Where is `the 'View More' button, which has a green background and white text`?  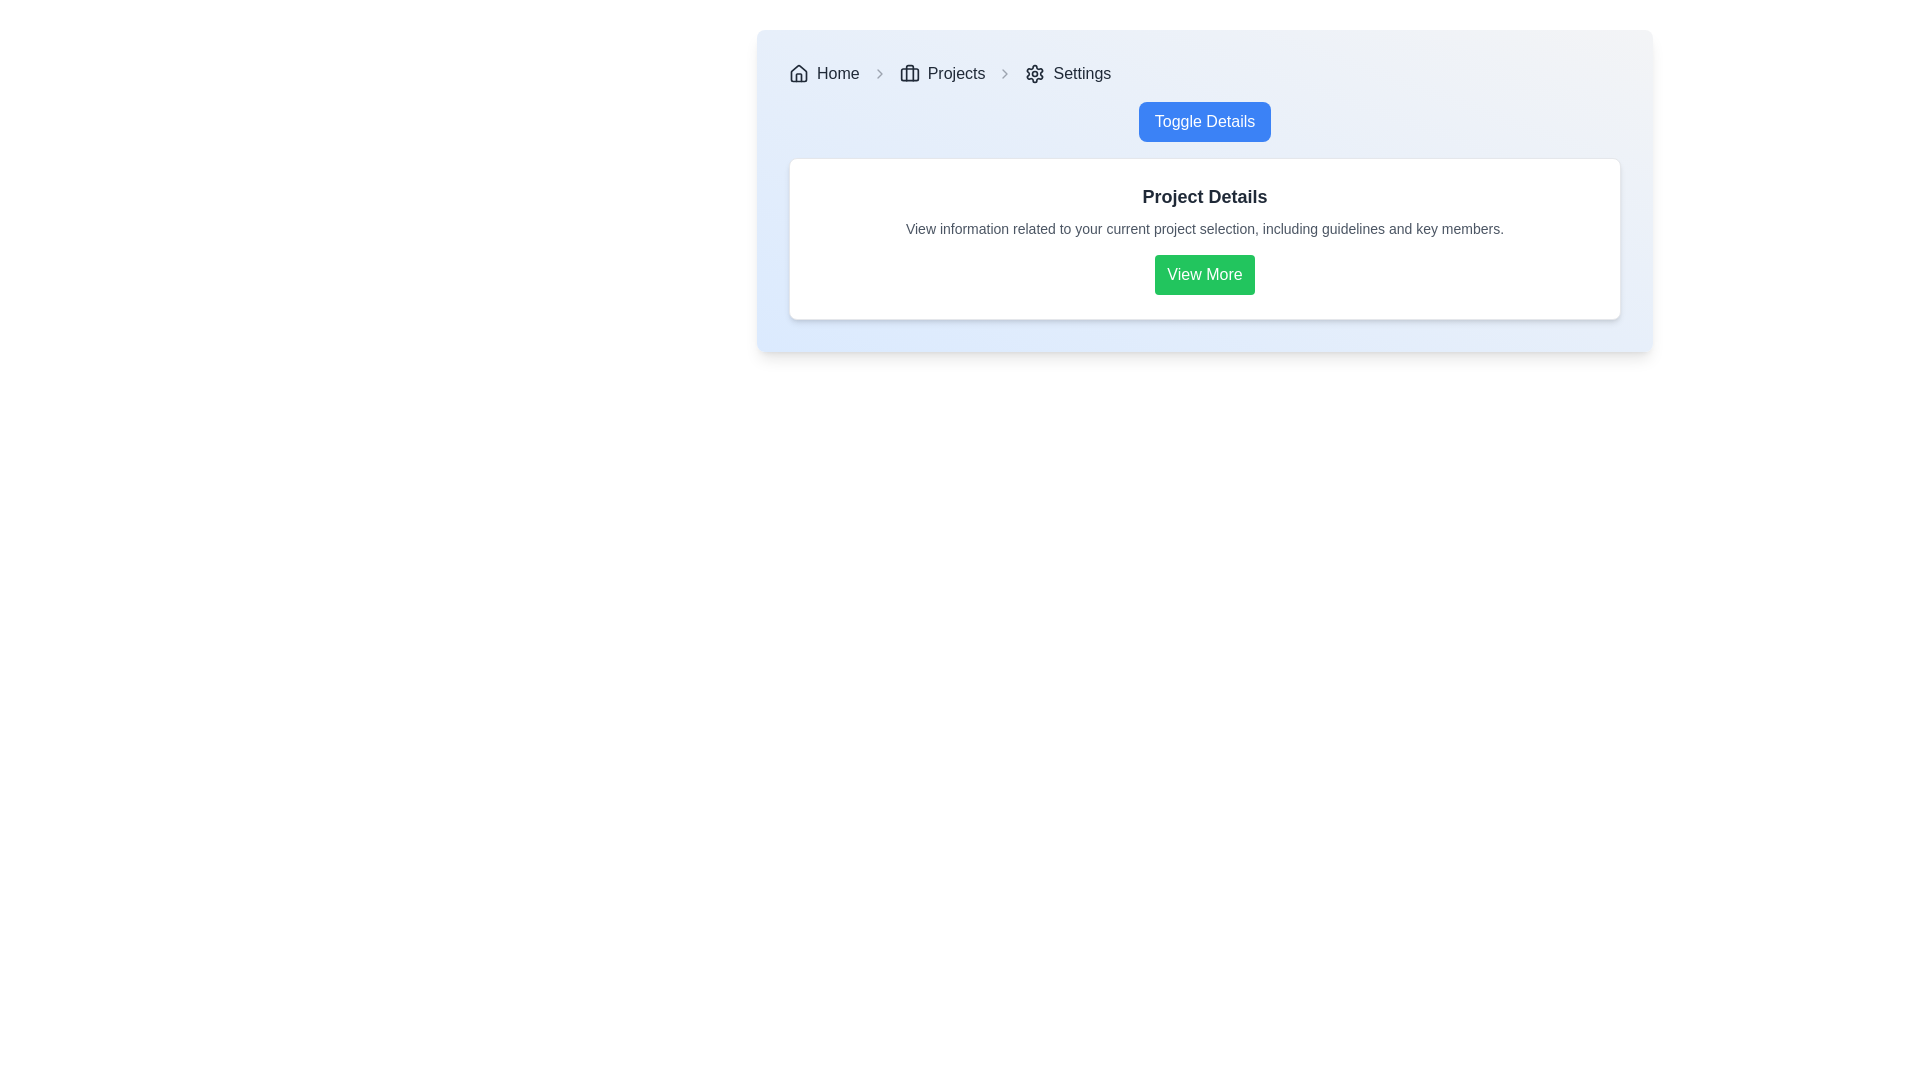 the 'View More' button, which has a green background and white text is located at coordinates (1203, 274).